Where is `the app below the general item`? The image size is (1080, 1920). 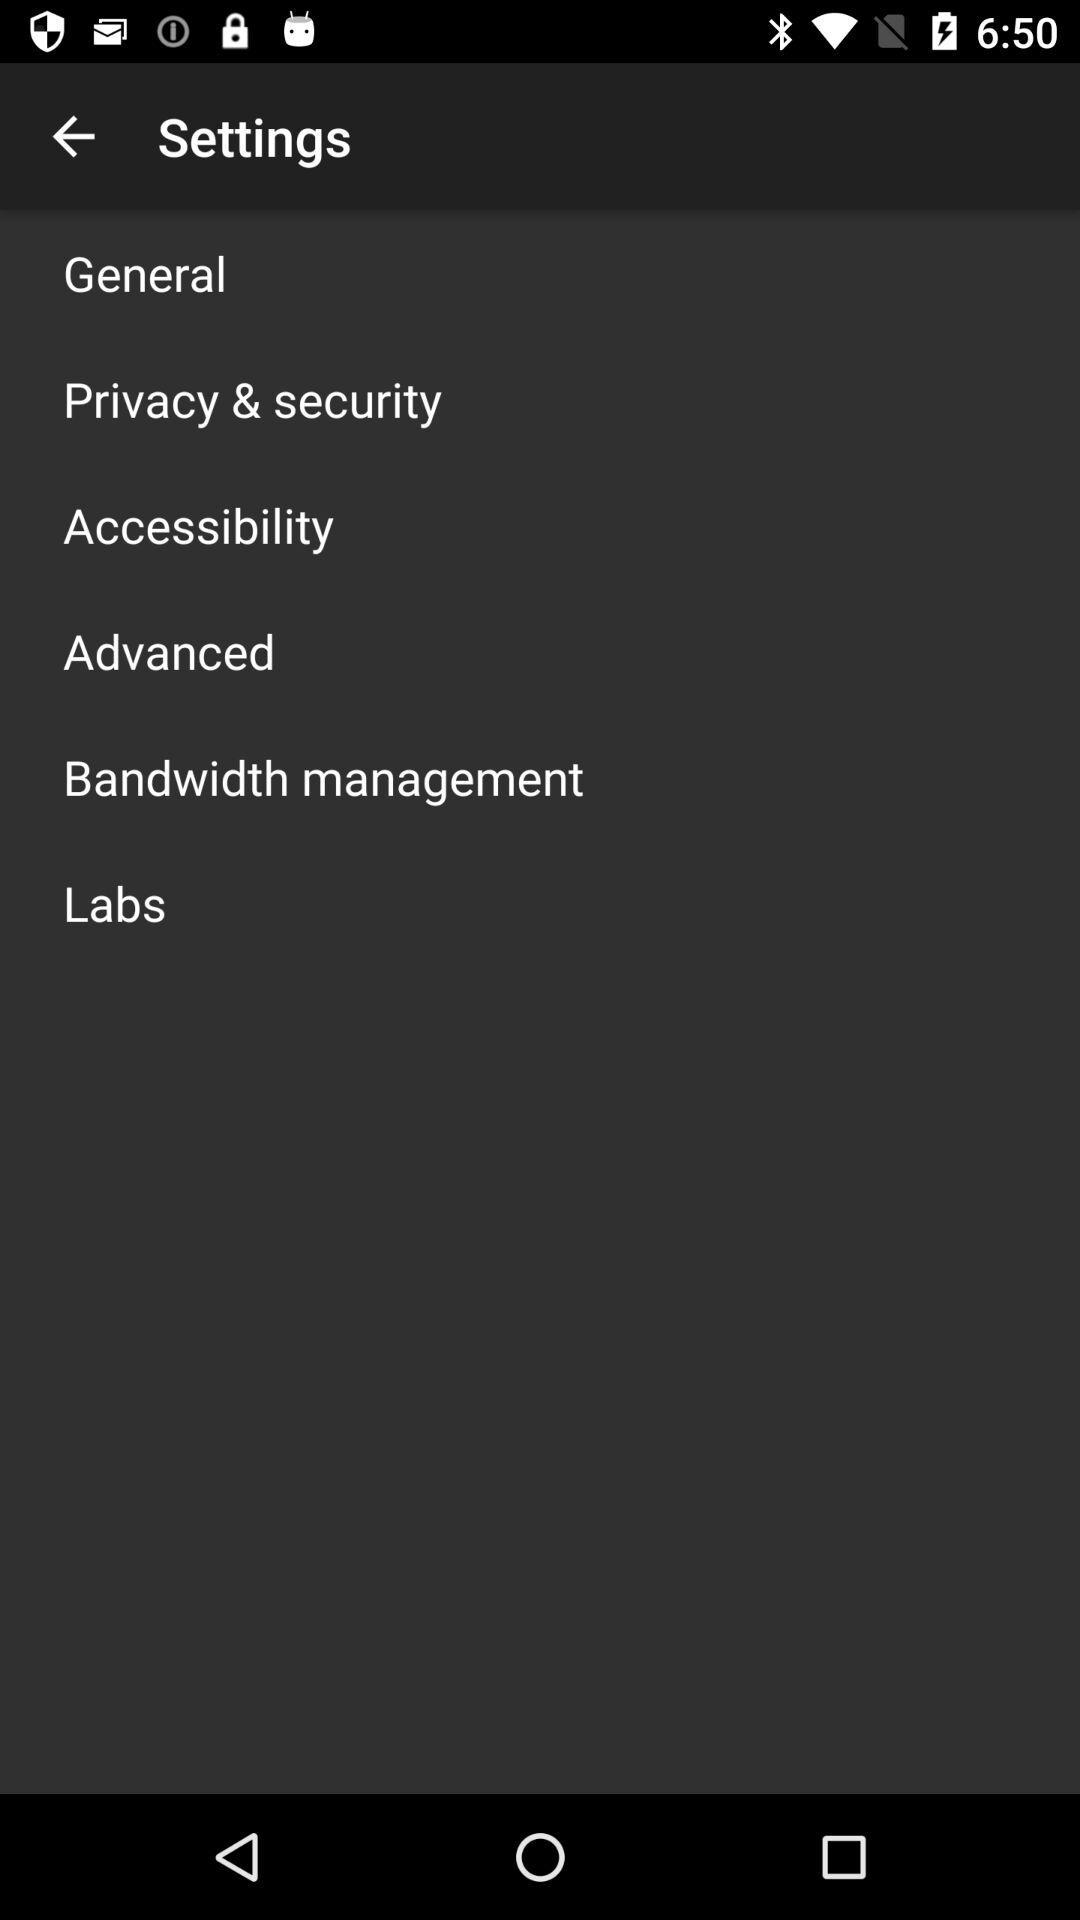 the app below the general item is located at coordinates (251, 398).